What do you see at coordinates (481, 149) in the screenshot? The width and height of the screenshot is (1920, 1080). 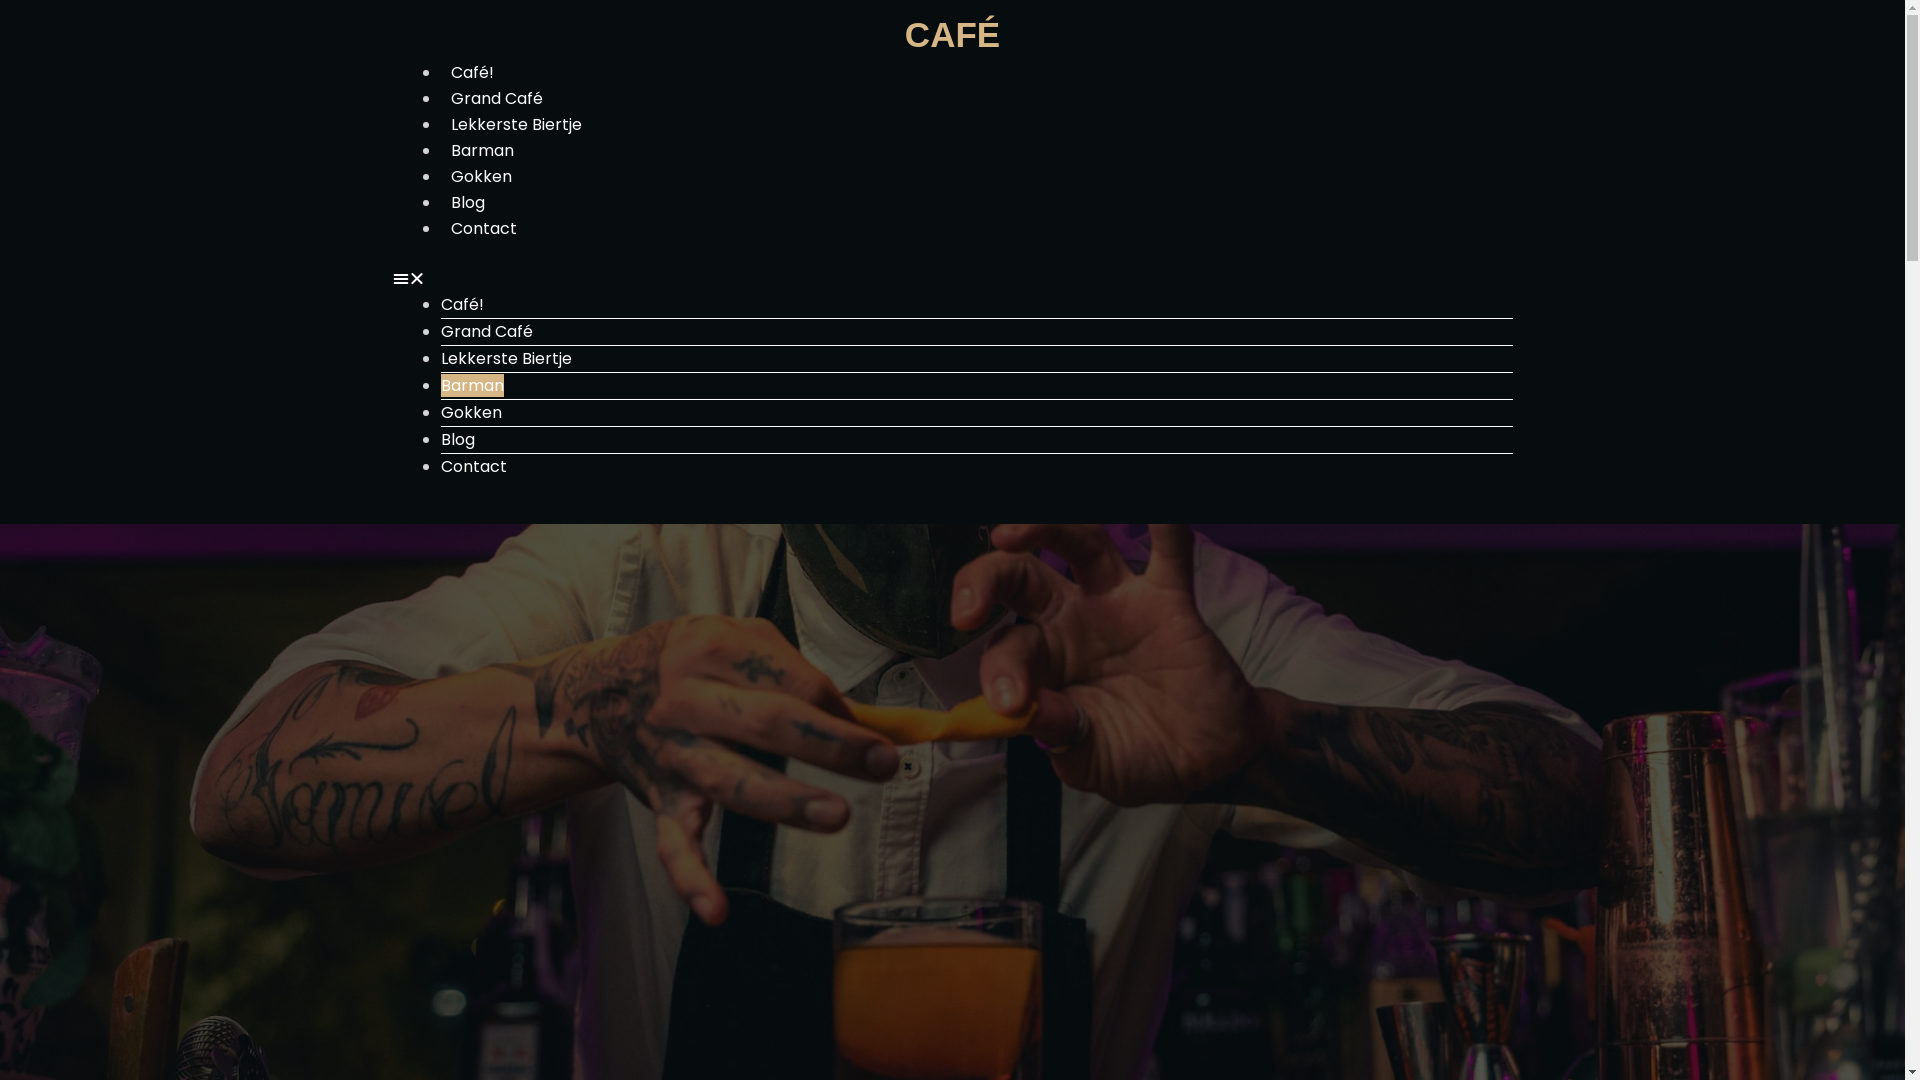 I see `'Barman'` at bounding box center [481, 149].